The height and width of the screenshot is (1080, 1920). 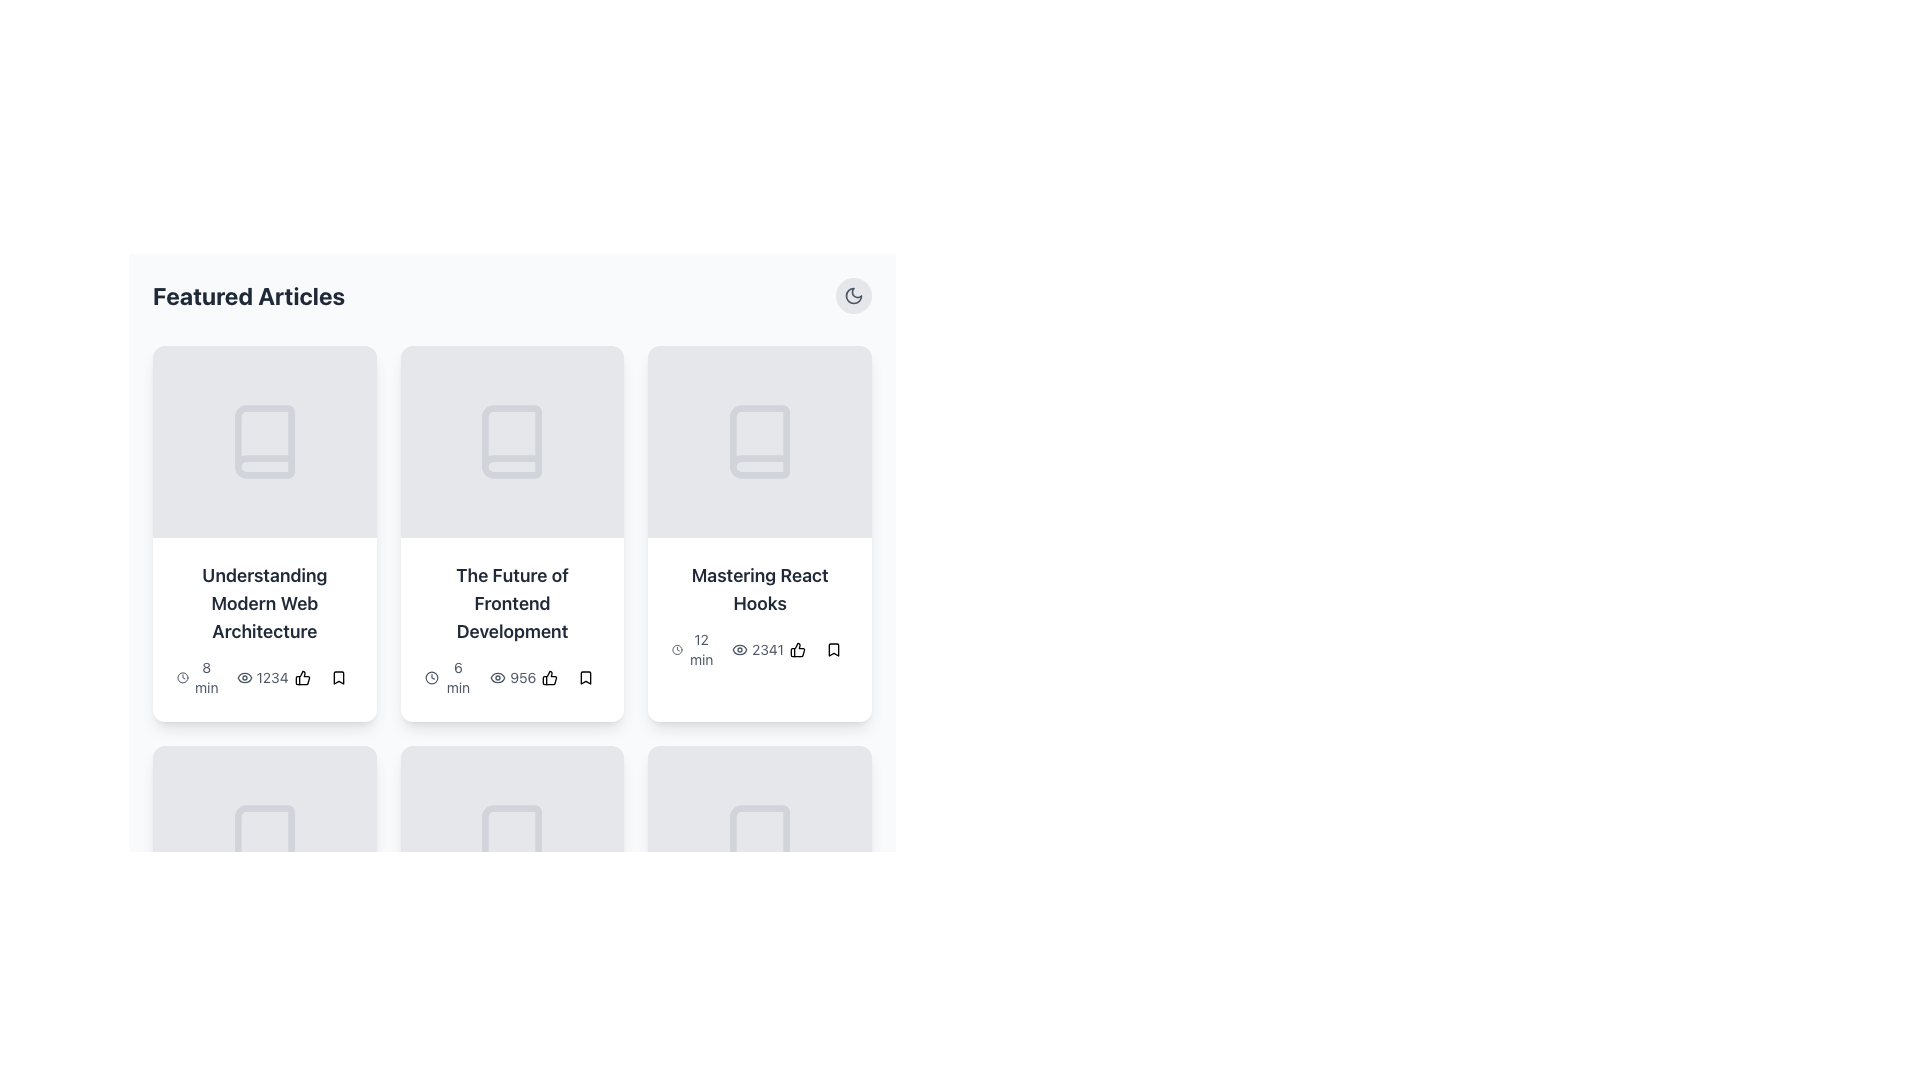 What do you see at coordinates (320, 677) in the screenshot?
I see `the small decorative icon that acts as a separator between the thumbs-up icon and the bookmark icon at the bottom of the content card` at bounding box center [320, 677].